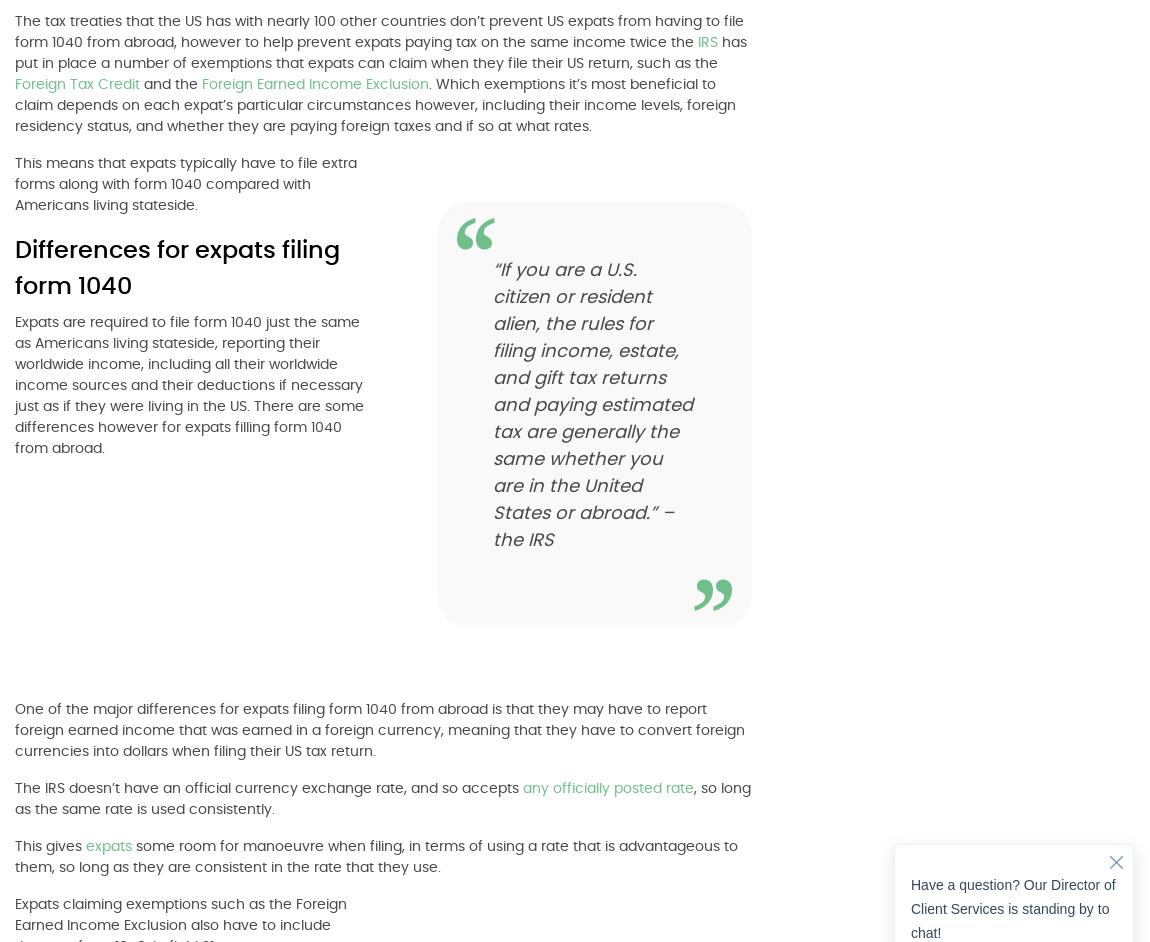 Image resolution: width=1150 pixels, height=942 pixels. Describe the element at coordinates (188, 386) in the screenshot. I see `'Expats are required to file form 1040 just the same as Americans living stateside, reporting their worldwide income, including all their worldwide income sources and their deductions if necessary just as if they were living in the US. There are some differences however for expats filling form 1040 from abroad.'` at that location.